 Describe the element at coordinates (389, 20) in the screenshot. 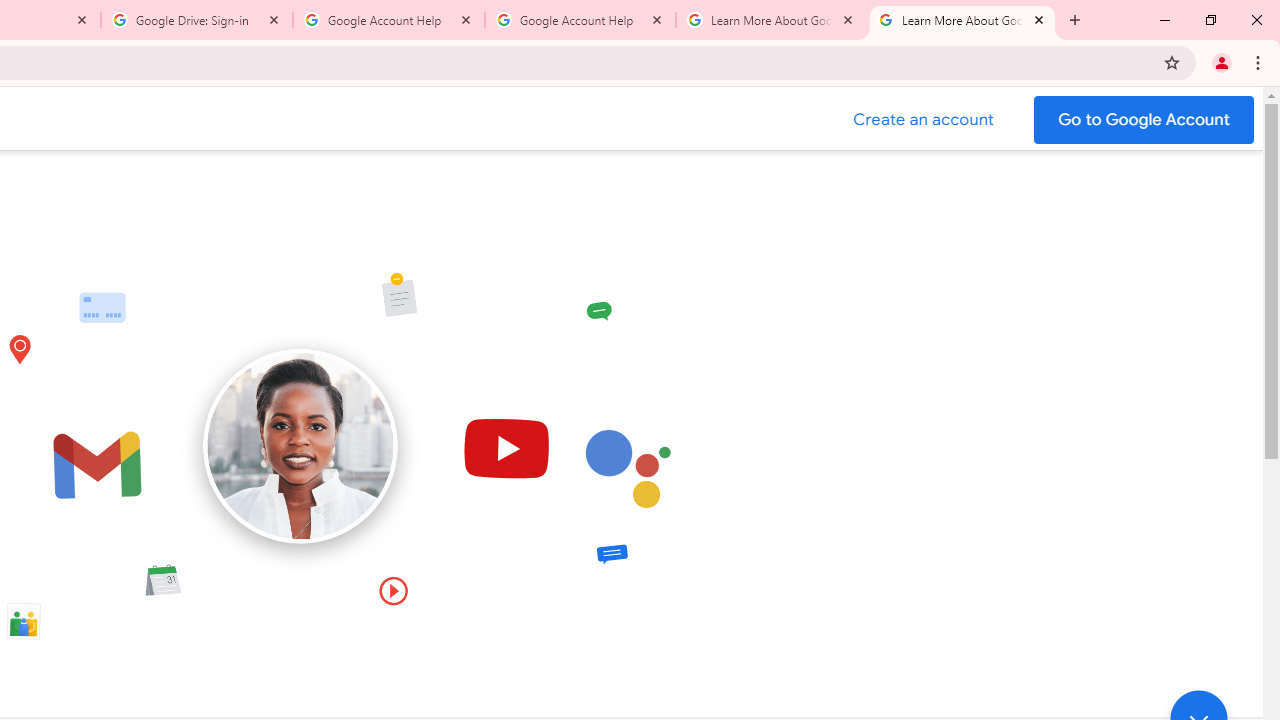

I see `'Google Account Help'` at that location.